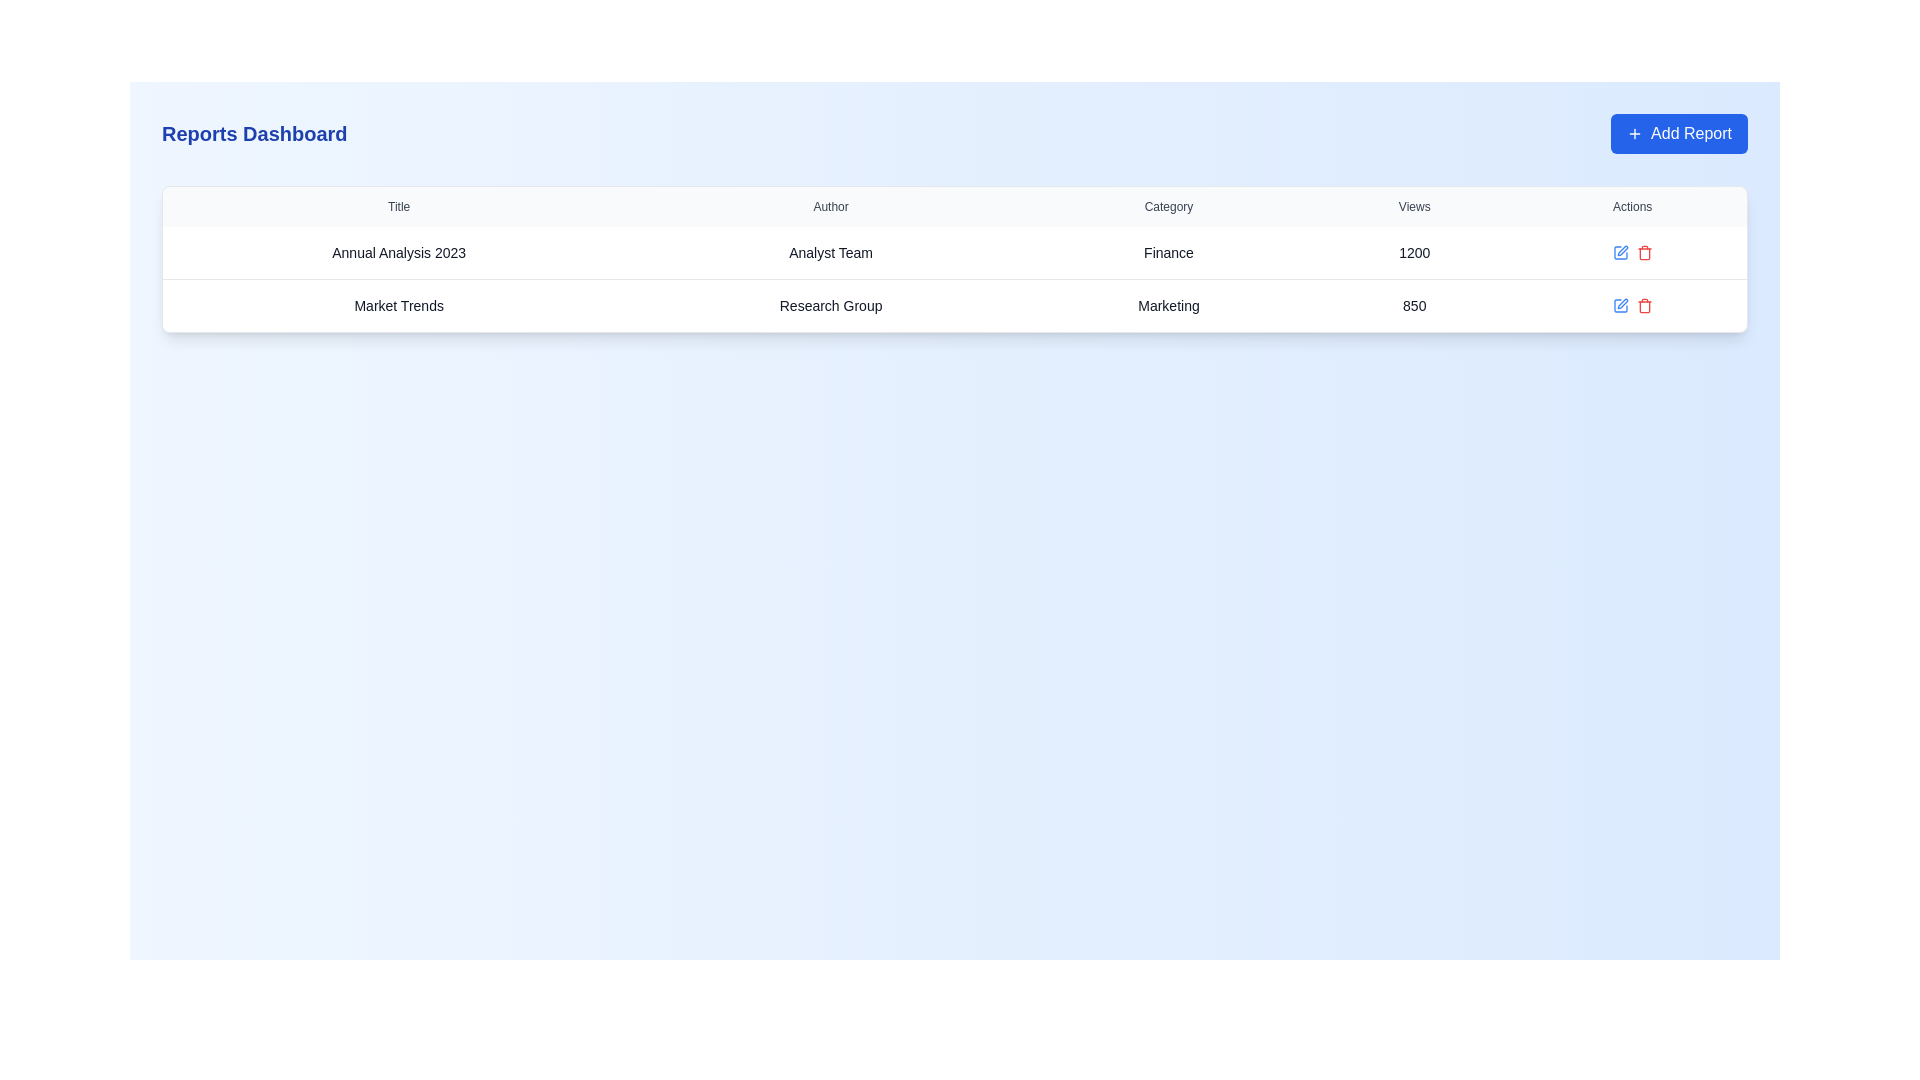 This screenshot has height=1080, width=1920. What do you see at coordinates (1622, 304) in the screenshot?
I see `the pen-edit icon` at bounding box center [1622, 304].